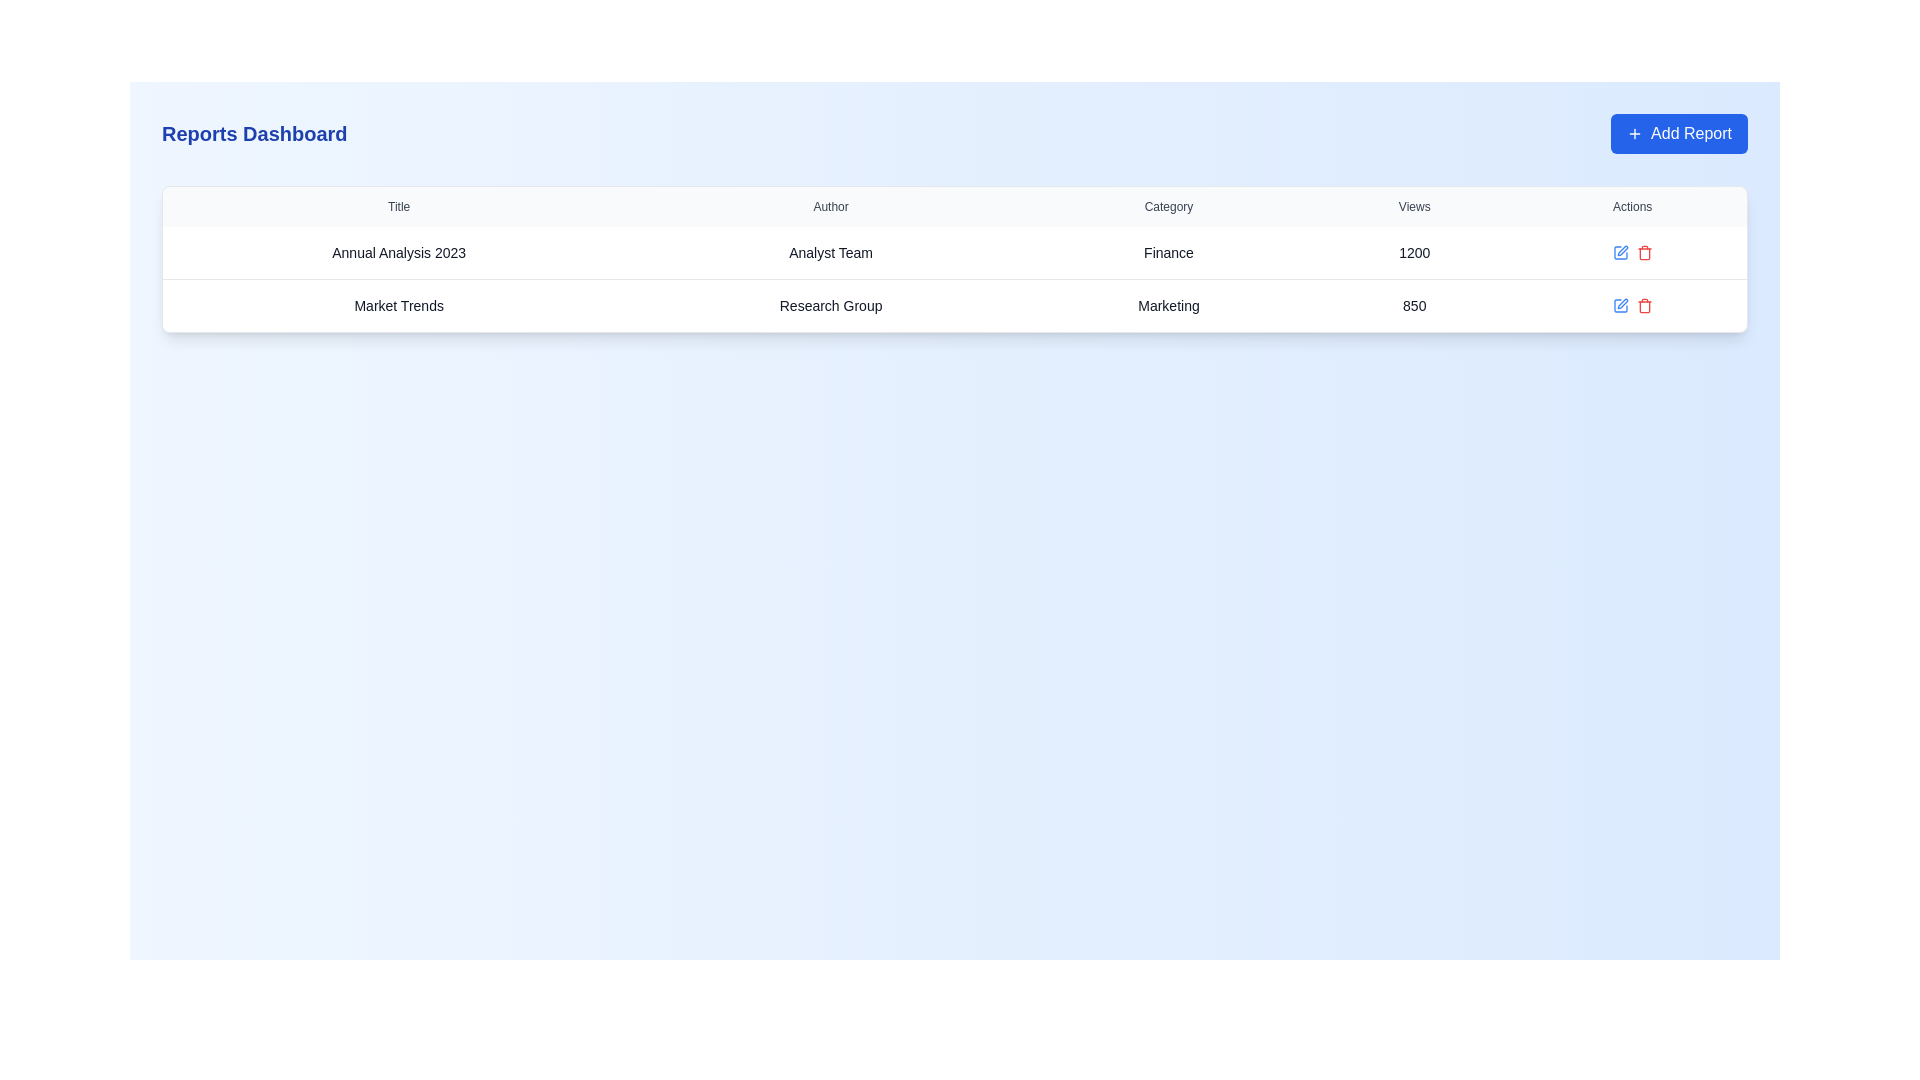 This screenshot has height=1080, width=1920. What do you see at coordinates (1622, 304) in the screenshot?
I see `the pen-edit icon` at bounding box center [1622, 304].